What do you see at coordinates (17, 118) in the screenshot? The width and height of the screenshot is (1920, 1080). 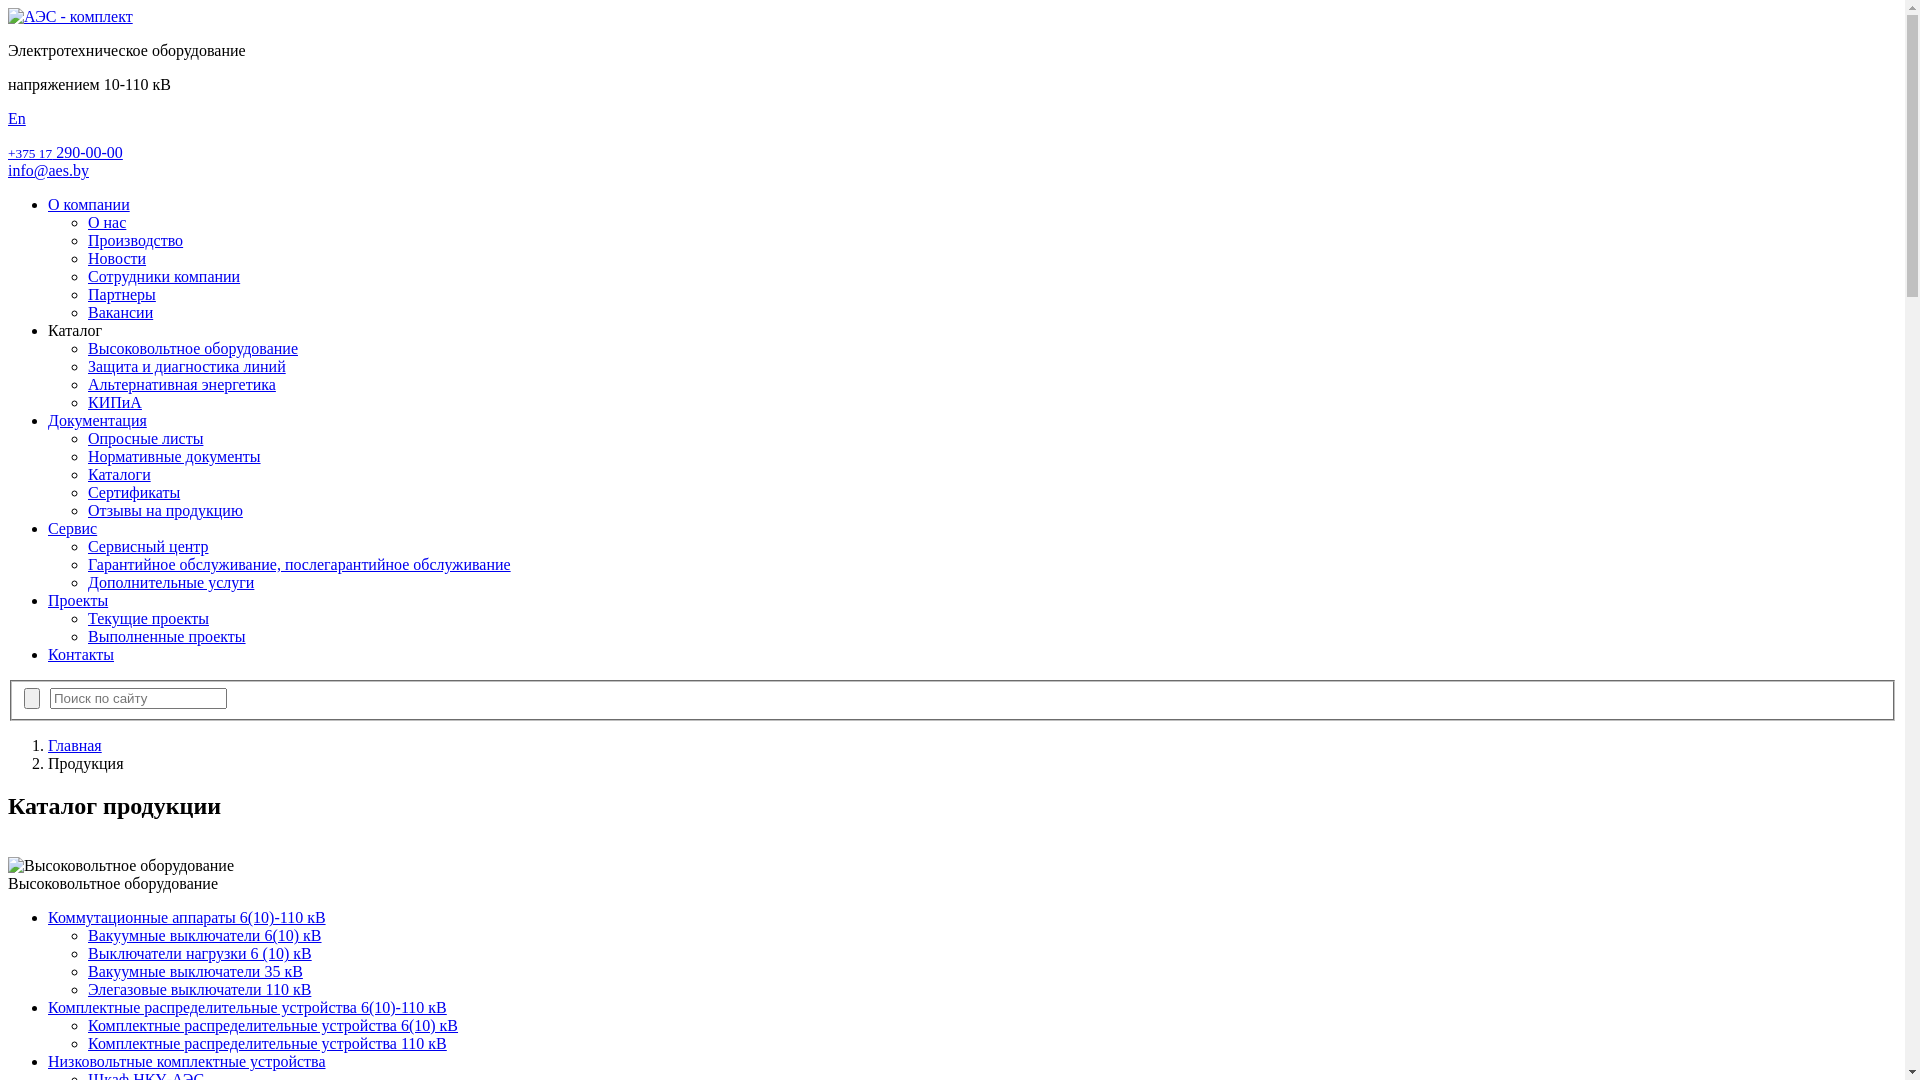 I see `'En'` at bounding box center [17, 118].